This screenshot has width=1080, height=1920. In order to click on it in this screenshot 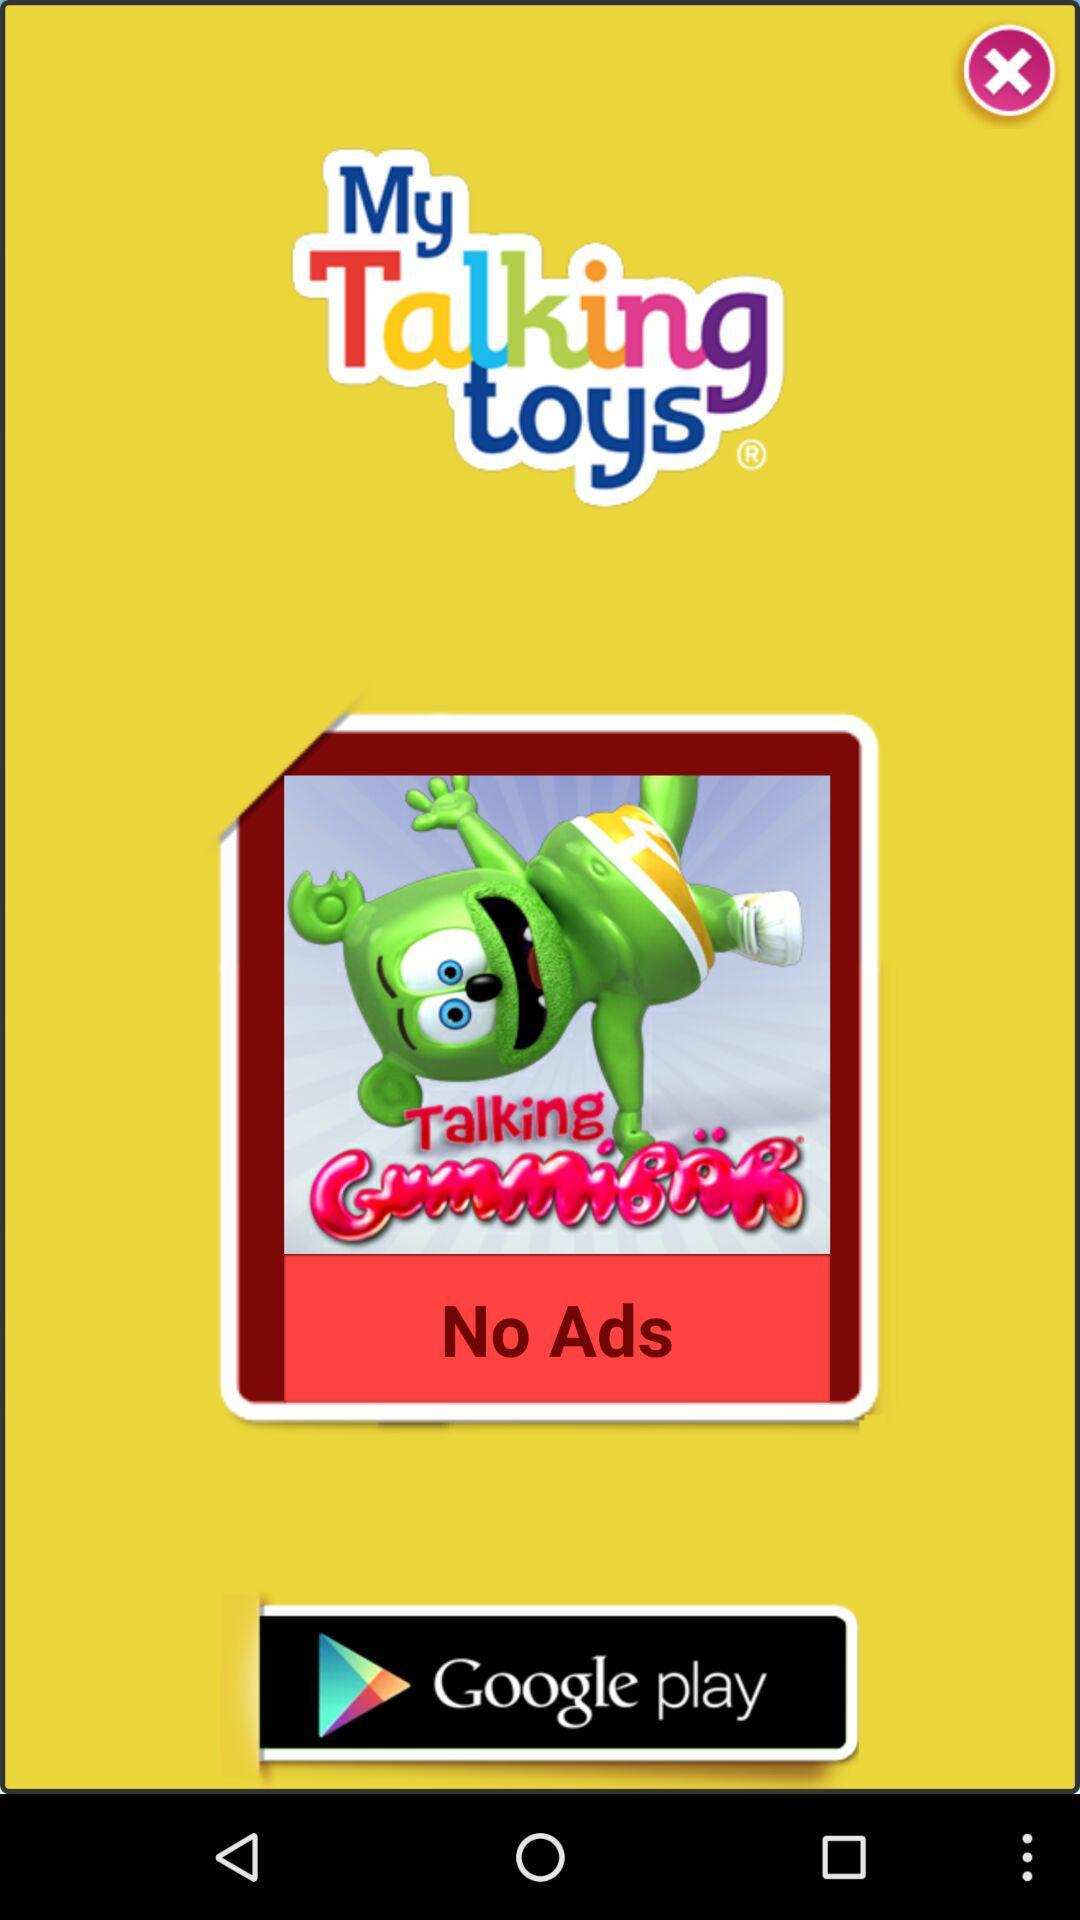, I will do `click(1006, 73)`.